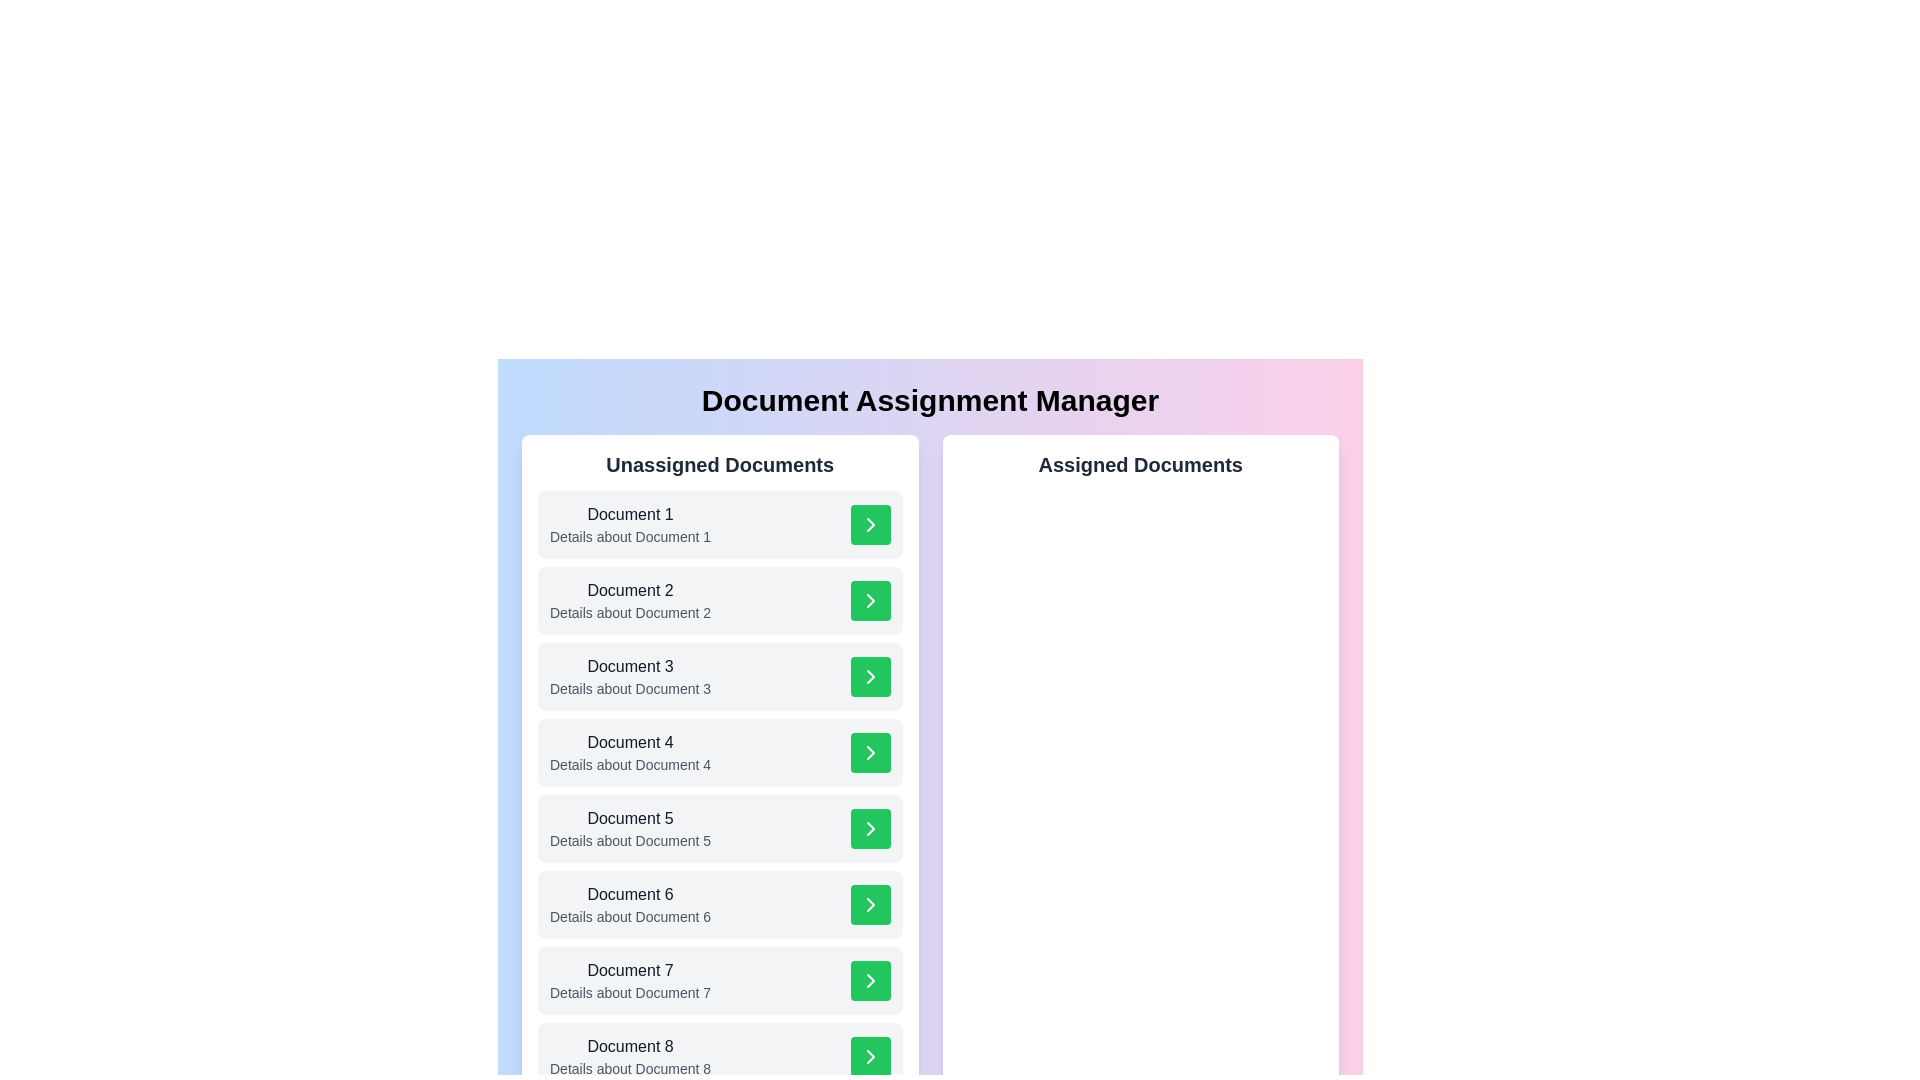 Image resolution: width=1920 pixels, height=1080 pixels. What do you see at coordinates (870, 752) in the screenshot?
I see `the right-pointing chevron icon button in the 'Unassigned Documents' section for 'Document 4'` at bounding box center [870, 752].